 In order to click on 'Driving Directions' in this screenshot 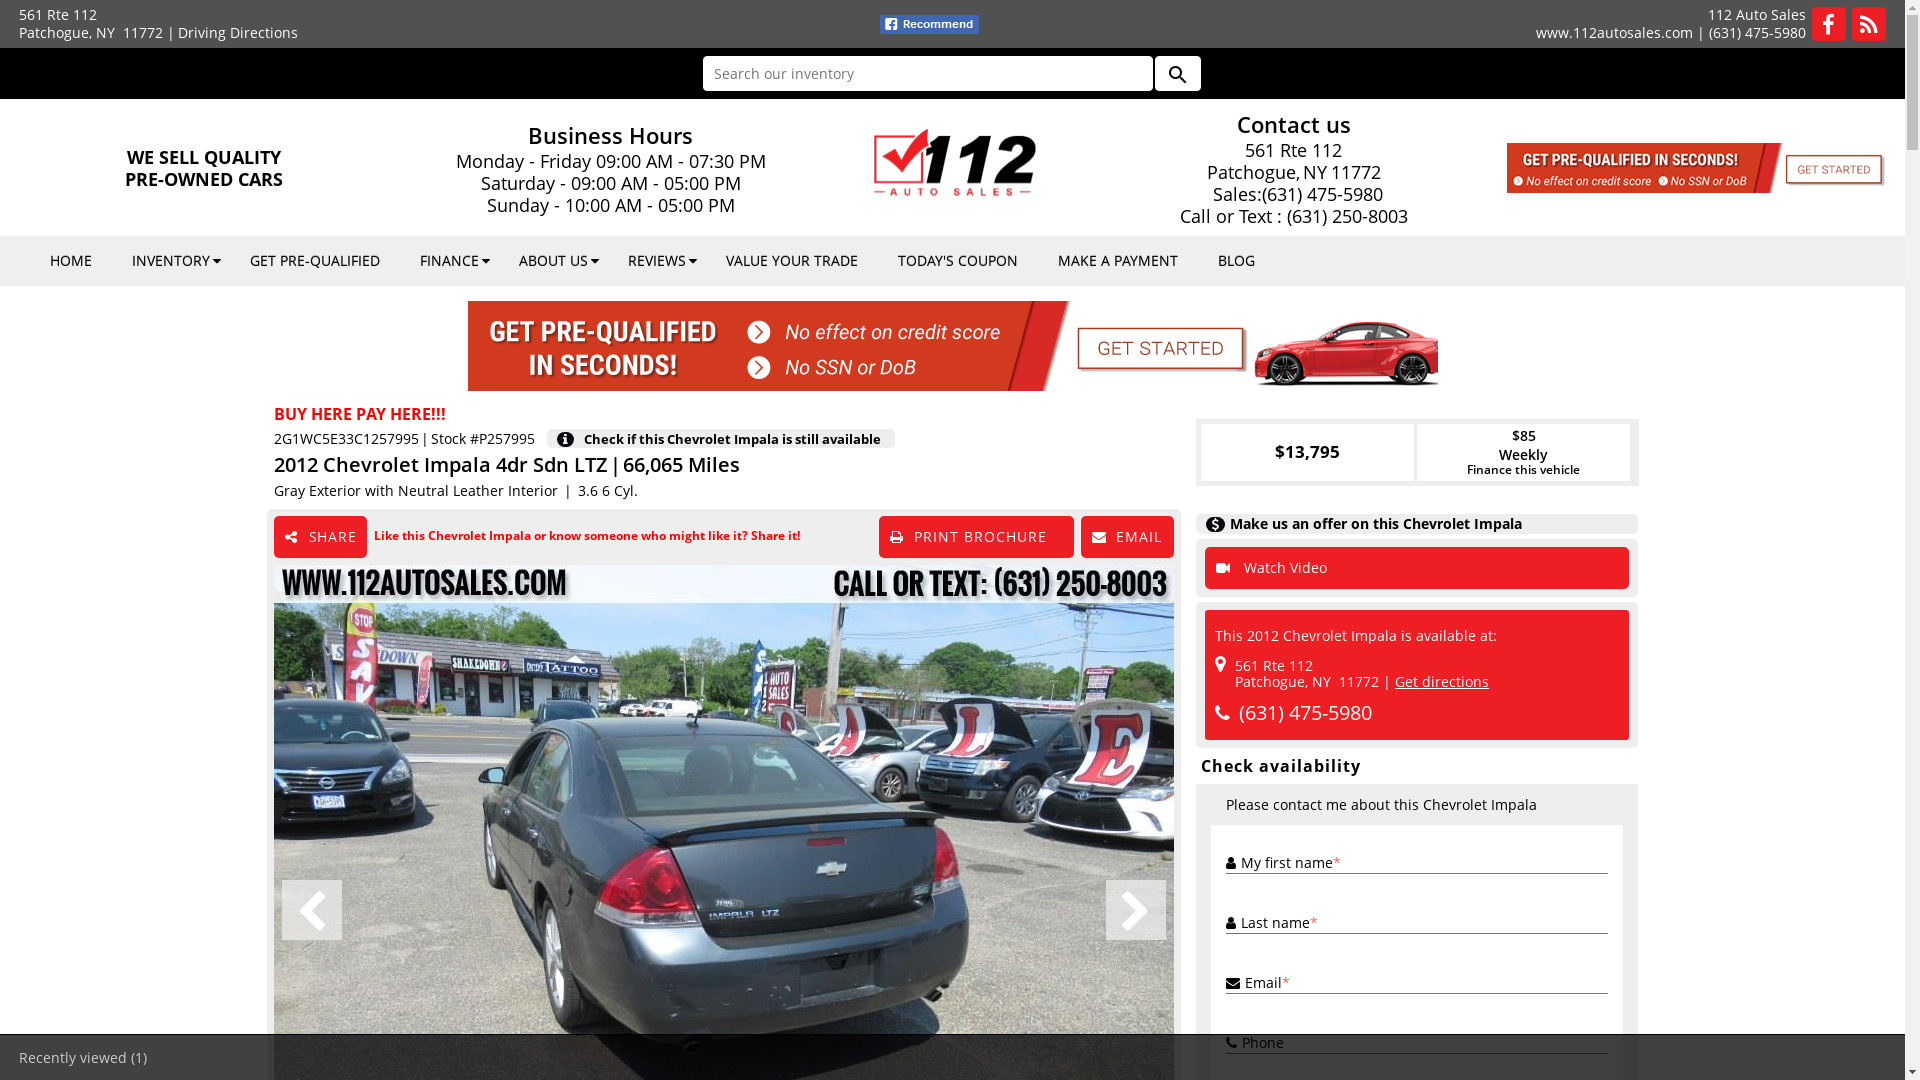, I will do `click(238, 32)`.